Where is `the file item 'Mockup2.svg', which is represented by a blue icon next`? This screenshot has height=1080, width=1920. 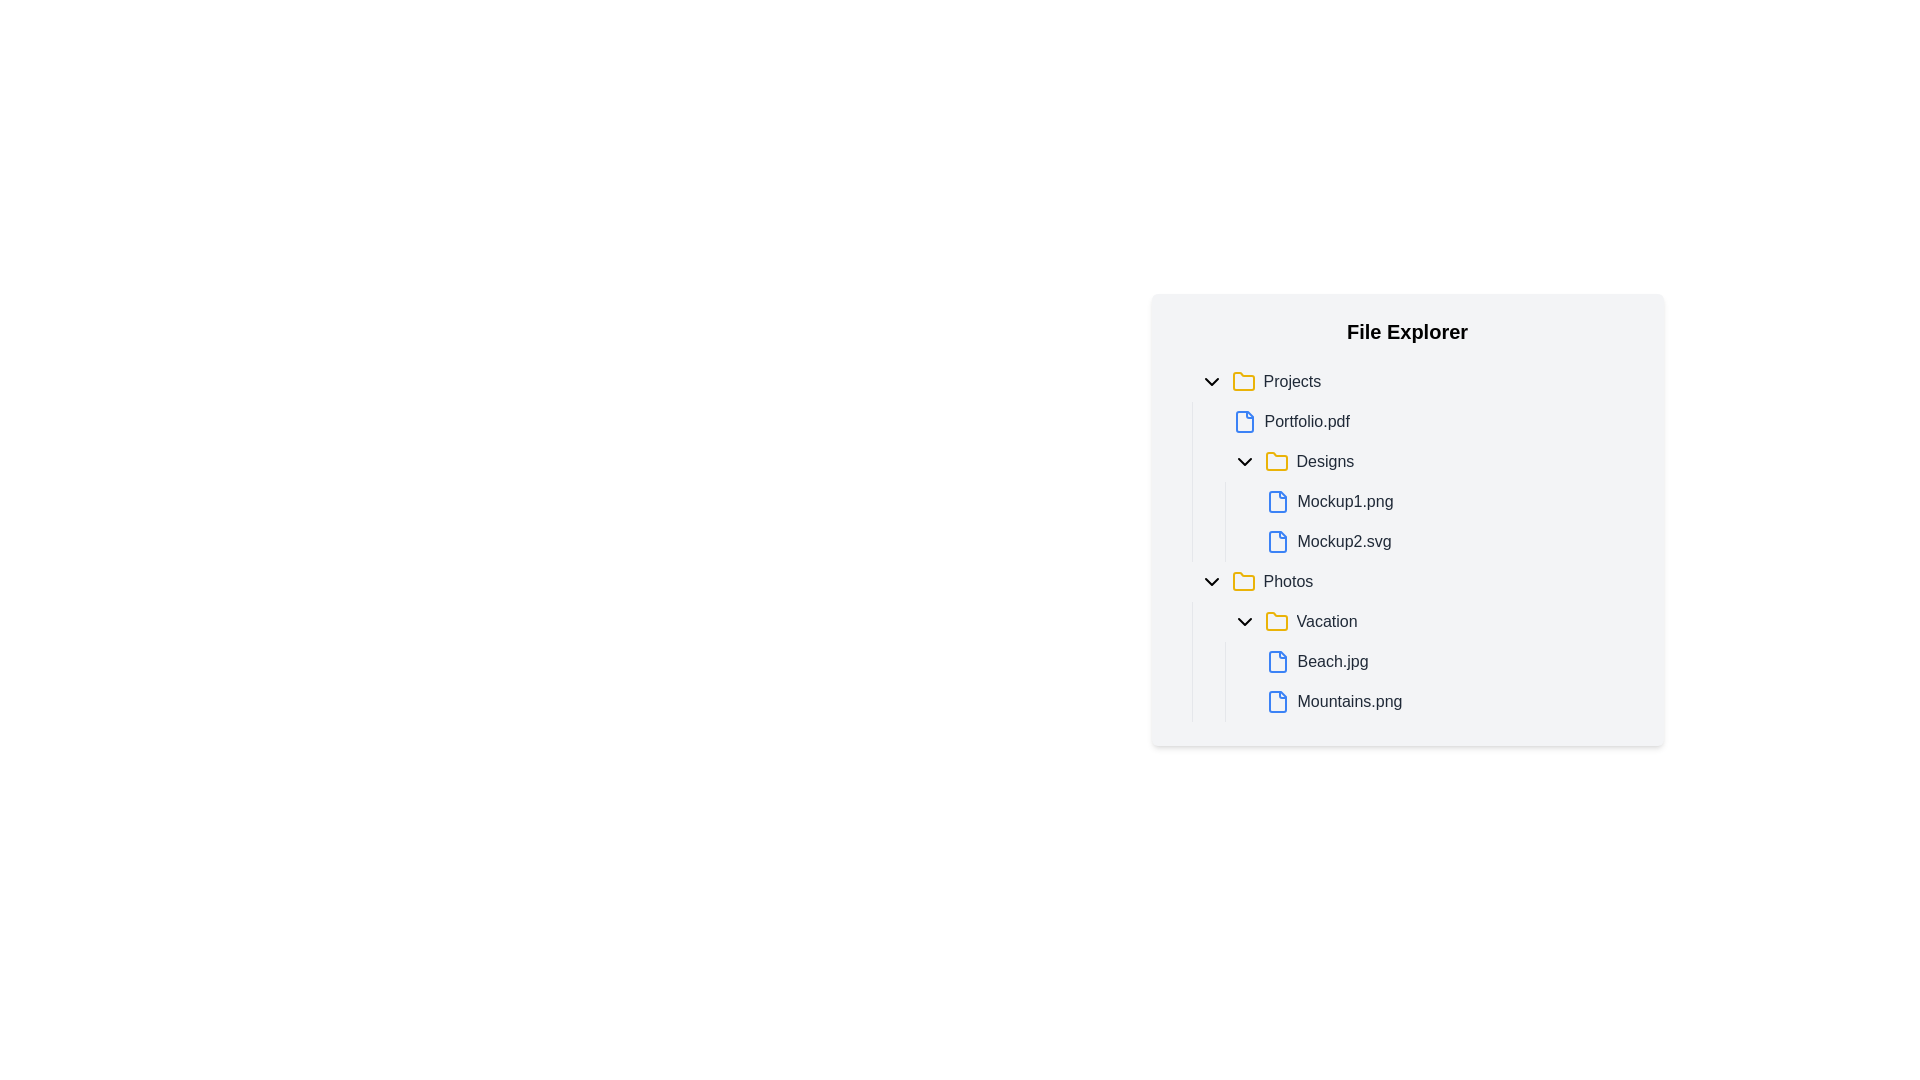 the file item 'Mockup2.svg', which is represented by a blue icon next is located at coordinates (1448, 542).